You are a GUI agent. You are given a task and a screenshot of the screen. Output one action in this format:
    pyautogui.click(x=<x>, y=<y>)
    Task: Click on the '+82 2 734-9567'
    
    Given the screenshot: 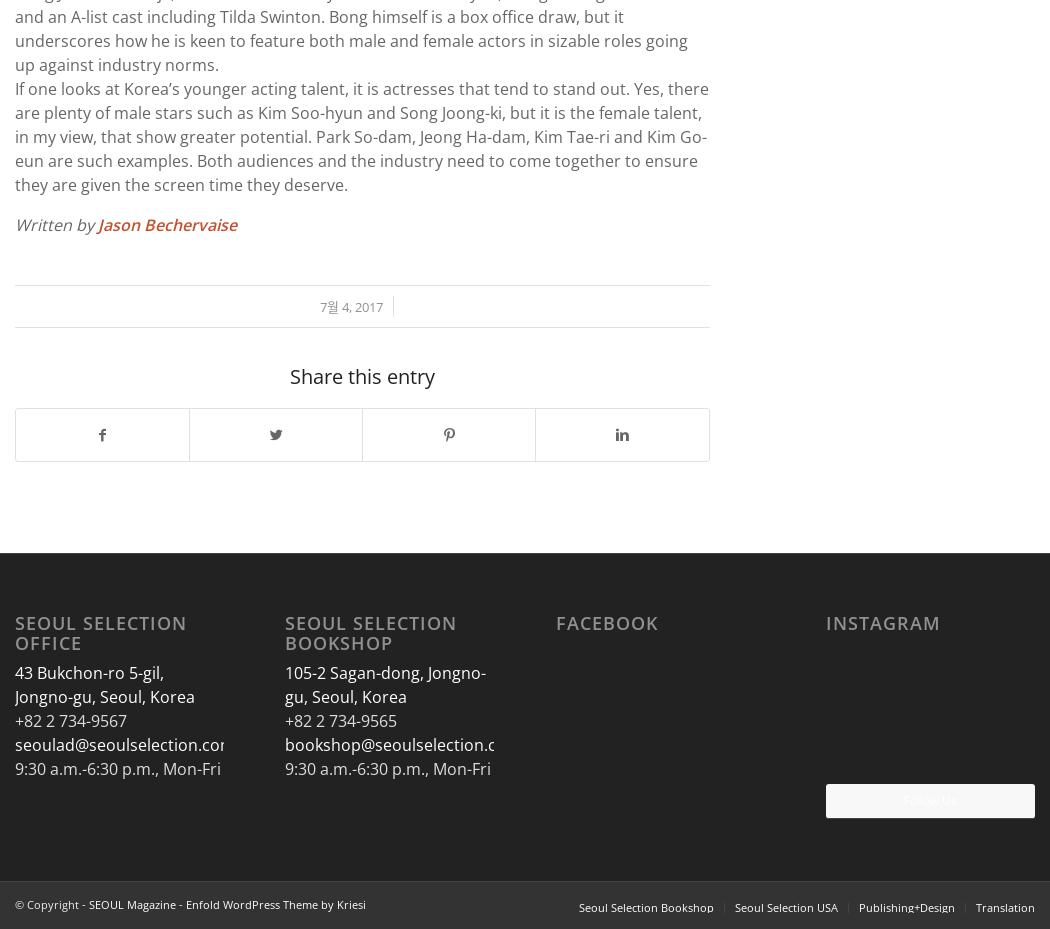 What is the action you would take?
    pyautogui.click(x=69, y=719)
    